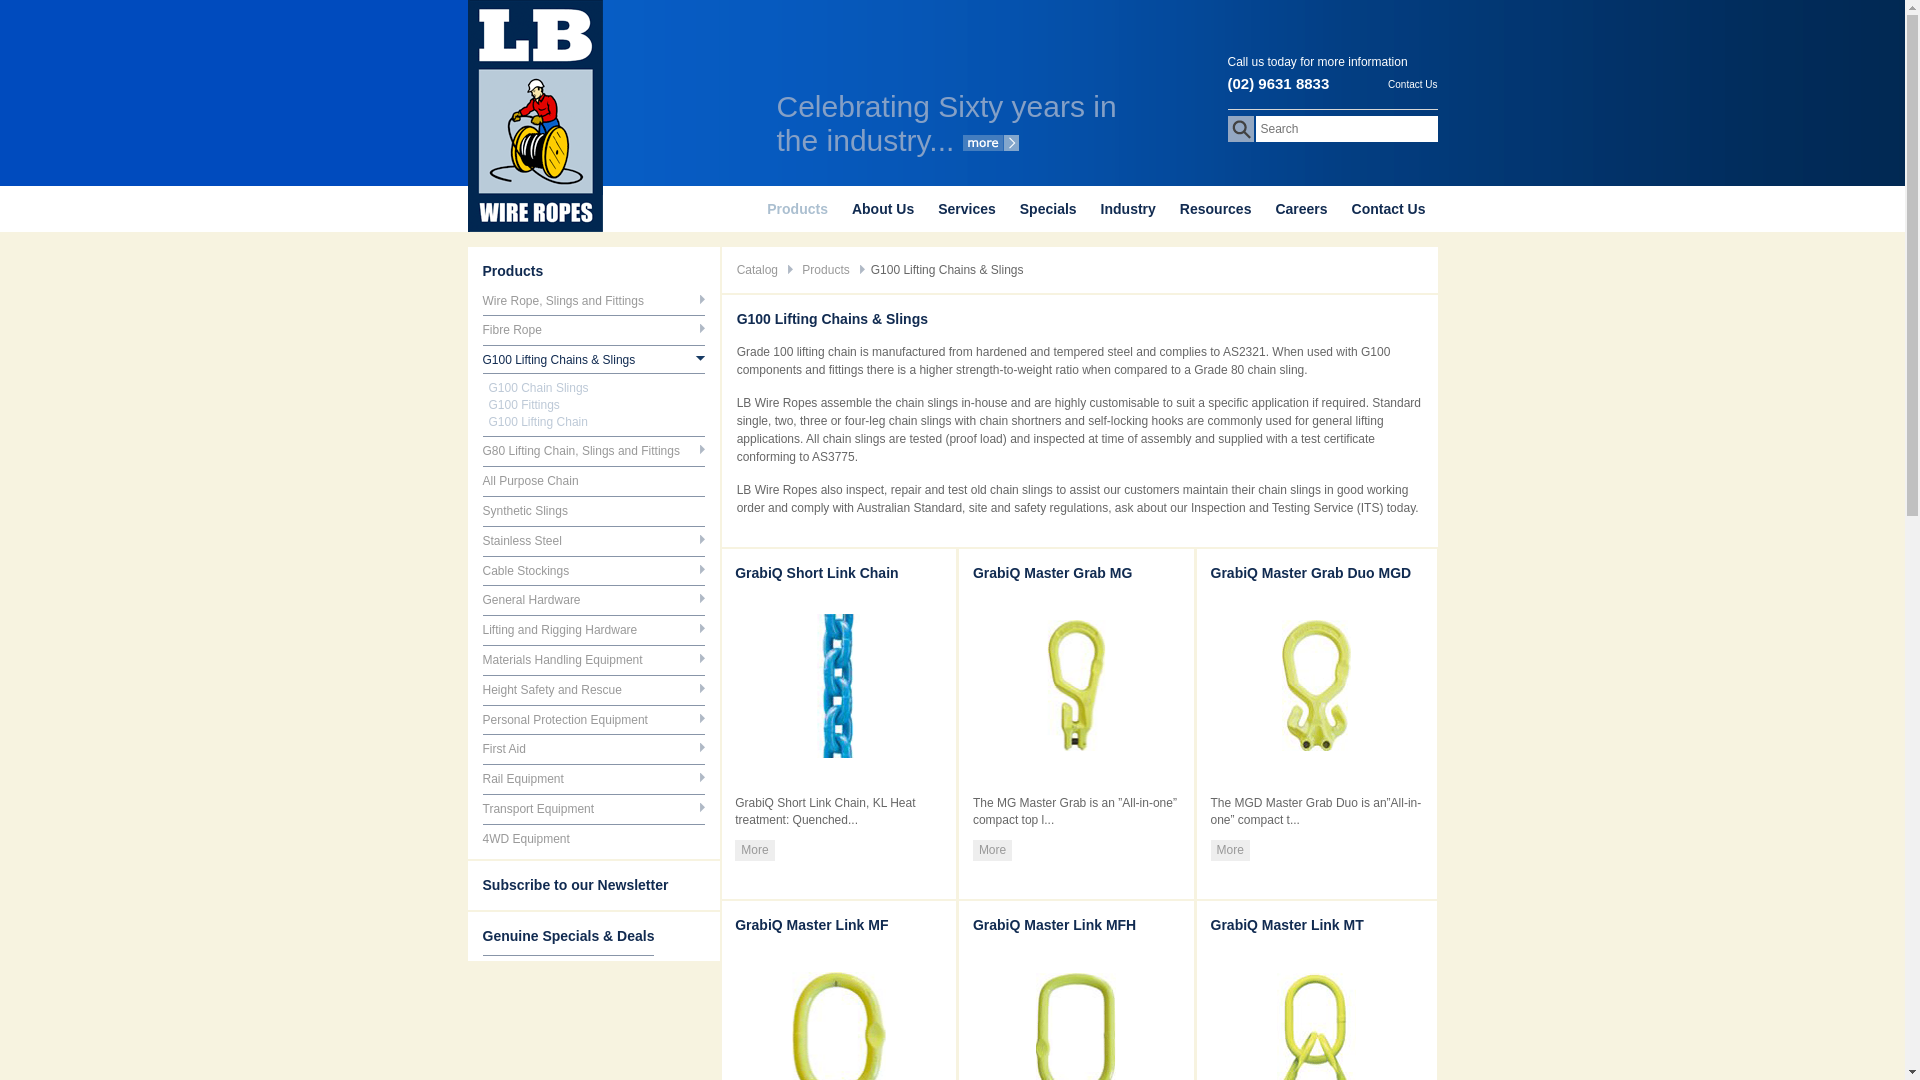 The width and height of the screenshot is (1920, 1080). Describe the element at coordinates (566, 936) in the screenshot. I see `'Genuine Specials & Deals'` at that location.